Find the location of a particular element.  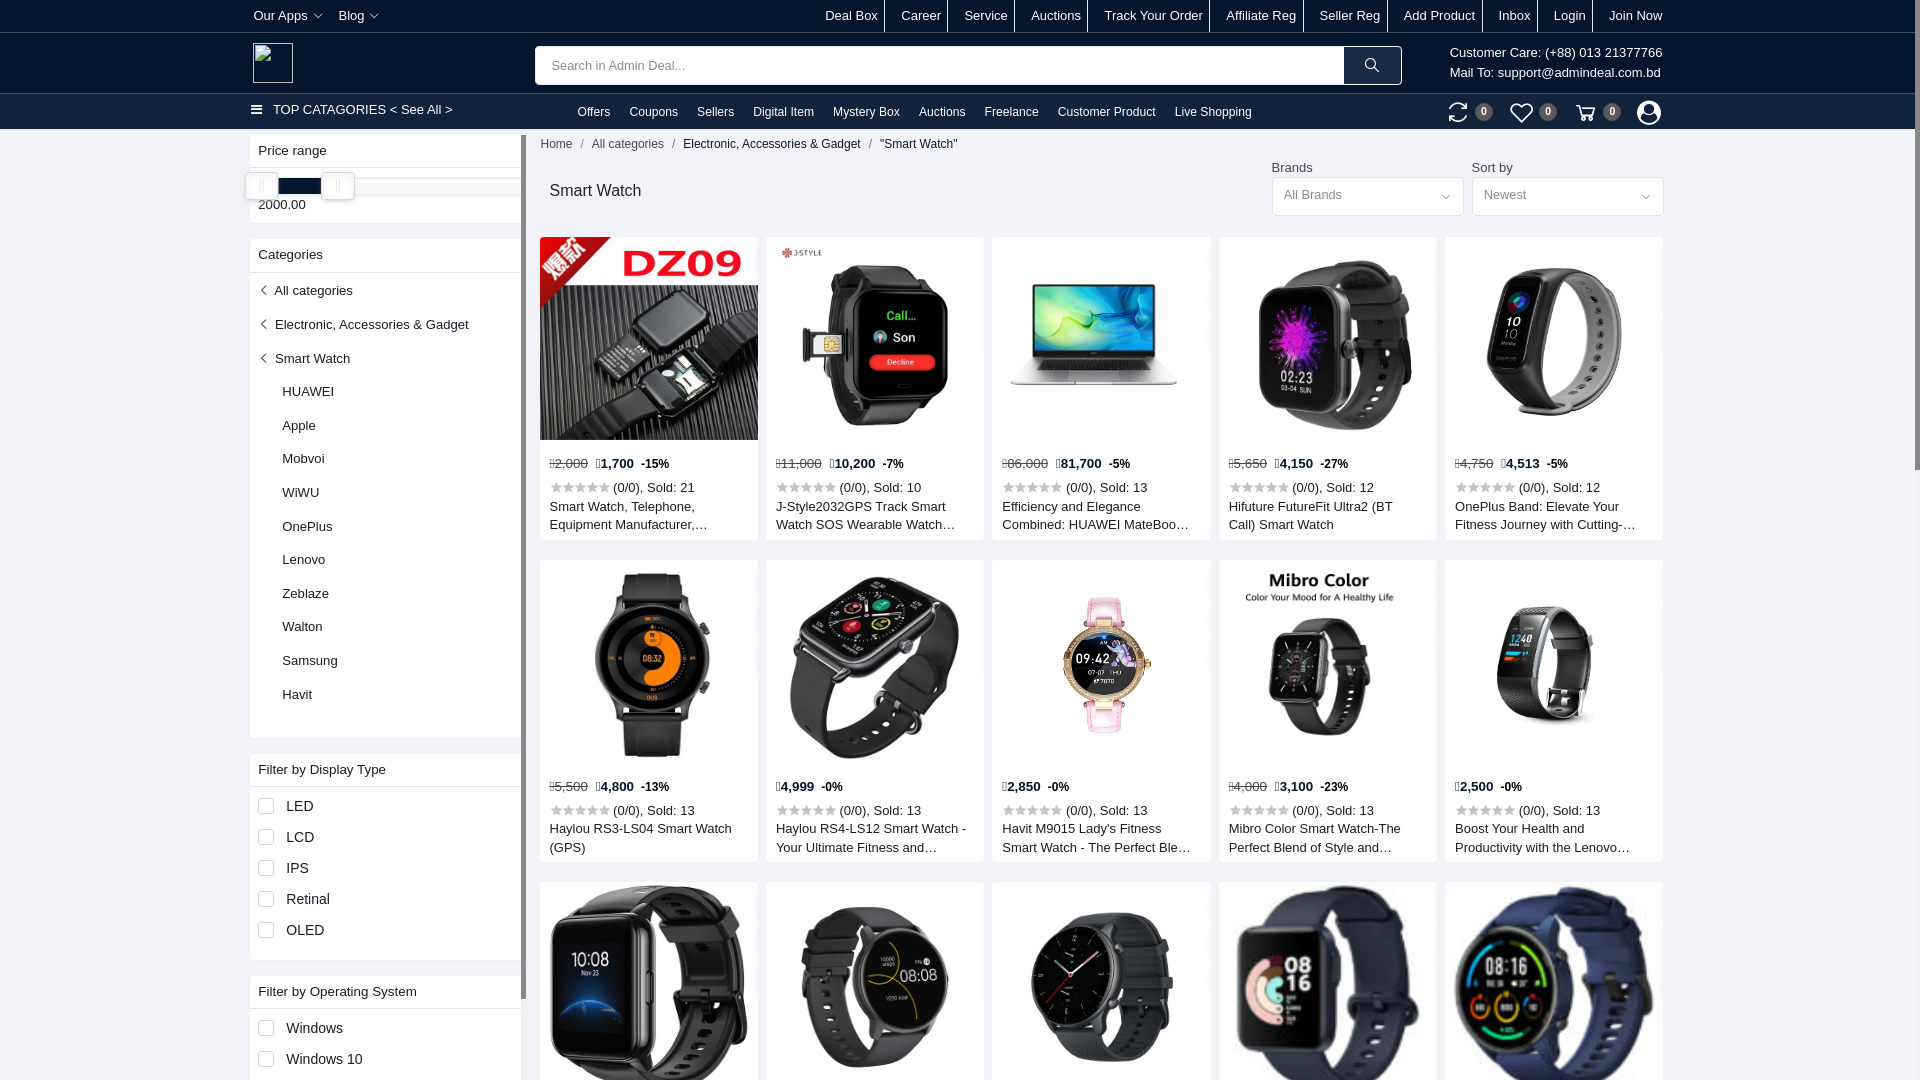

'Coupons' is located at coordinates (652, 111).